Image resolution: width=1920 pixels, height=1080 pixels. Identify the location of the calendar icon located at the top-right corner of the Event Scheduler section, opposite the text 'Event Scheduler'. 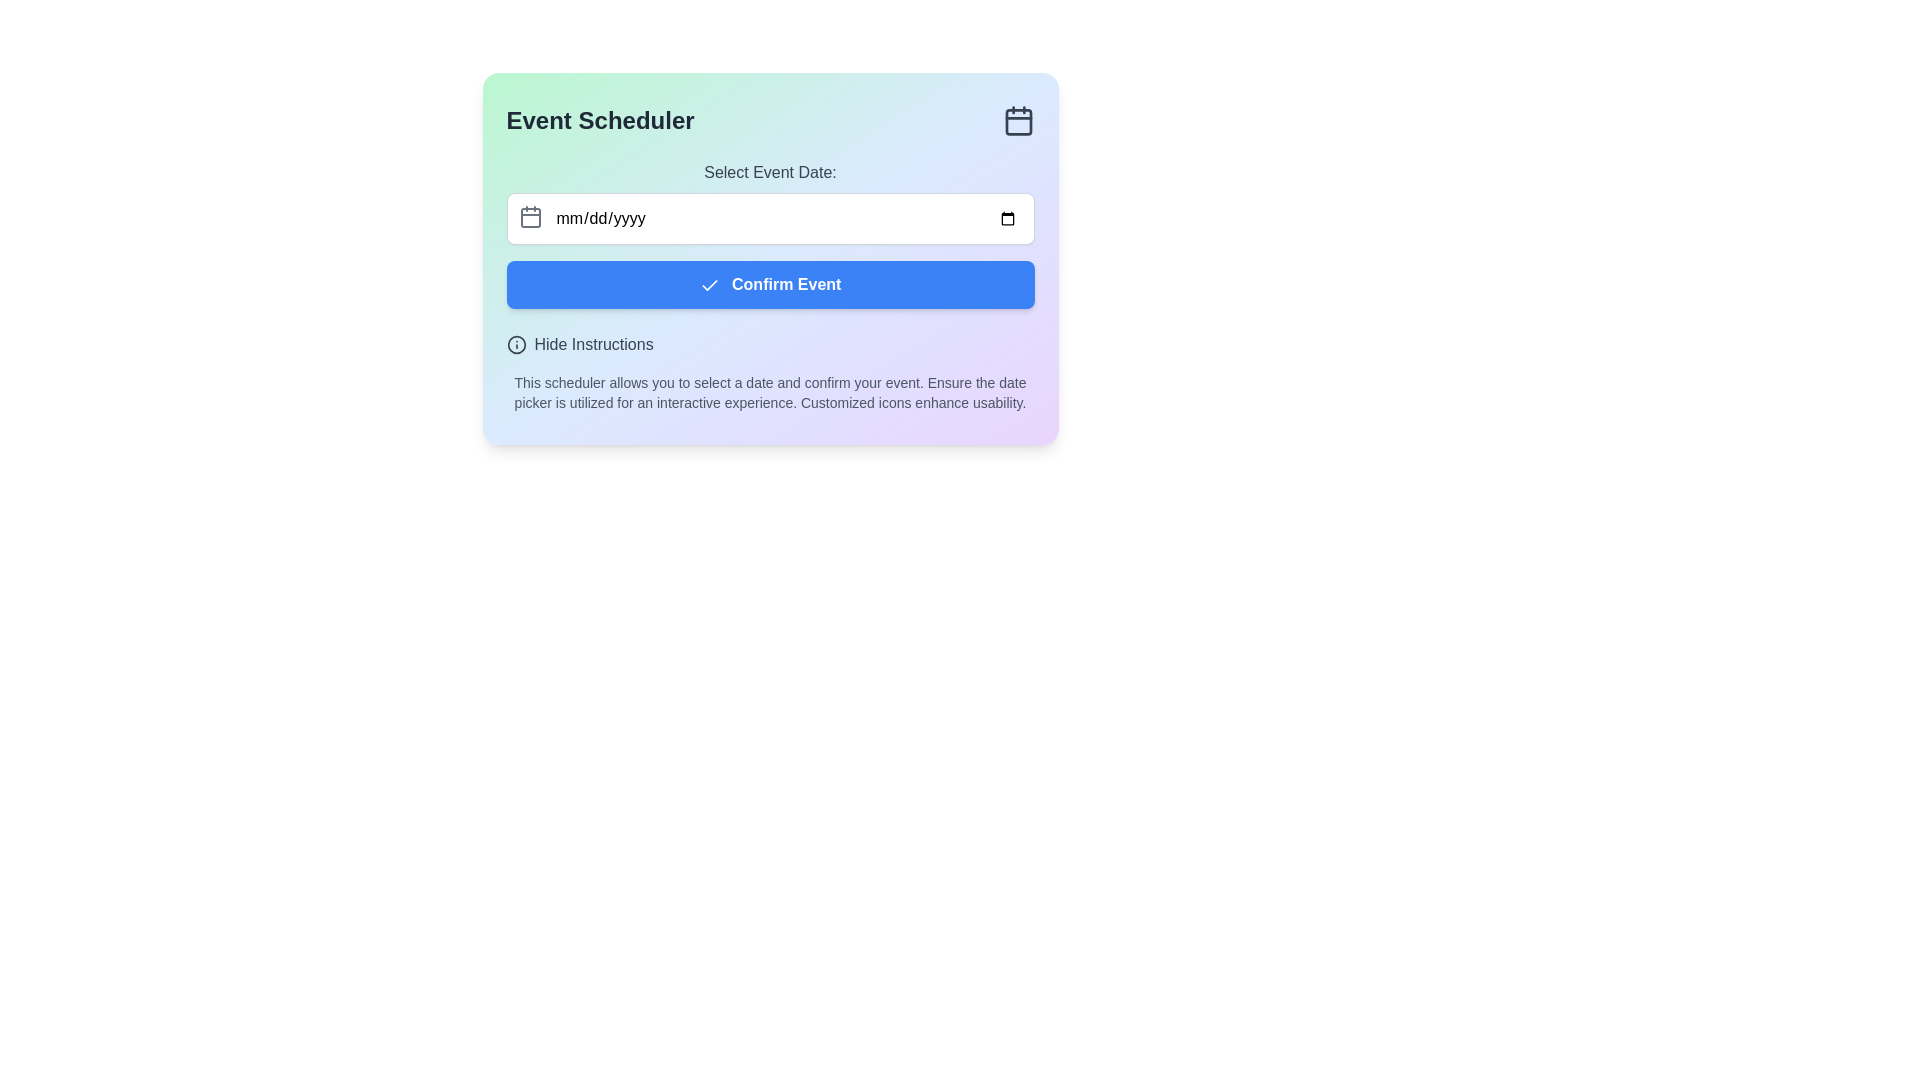
(1018, 120).